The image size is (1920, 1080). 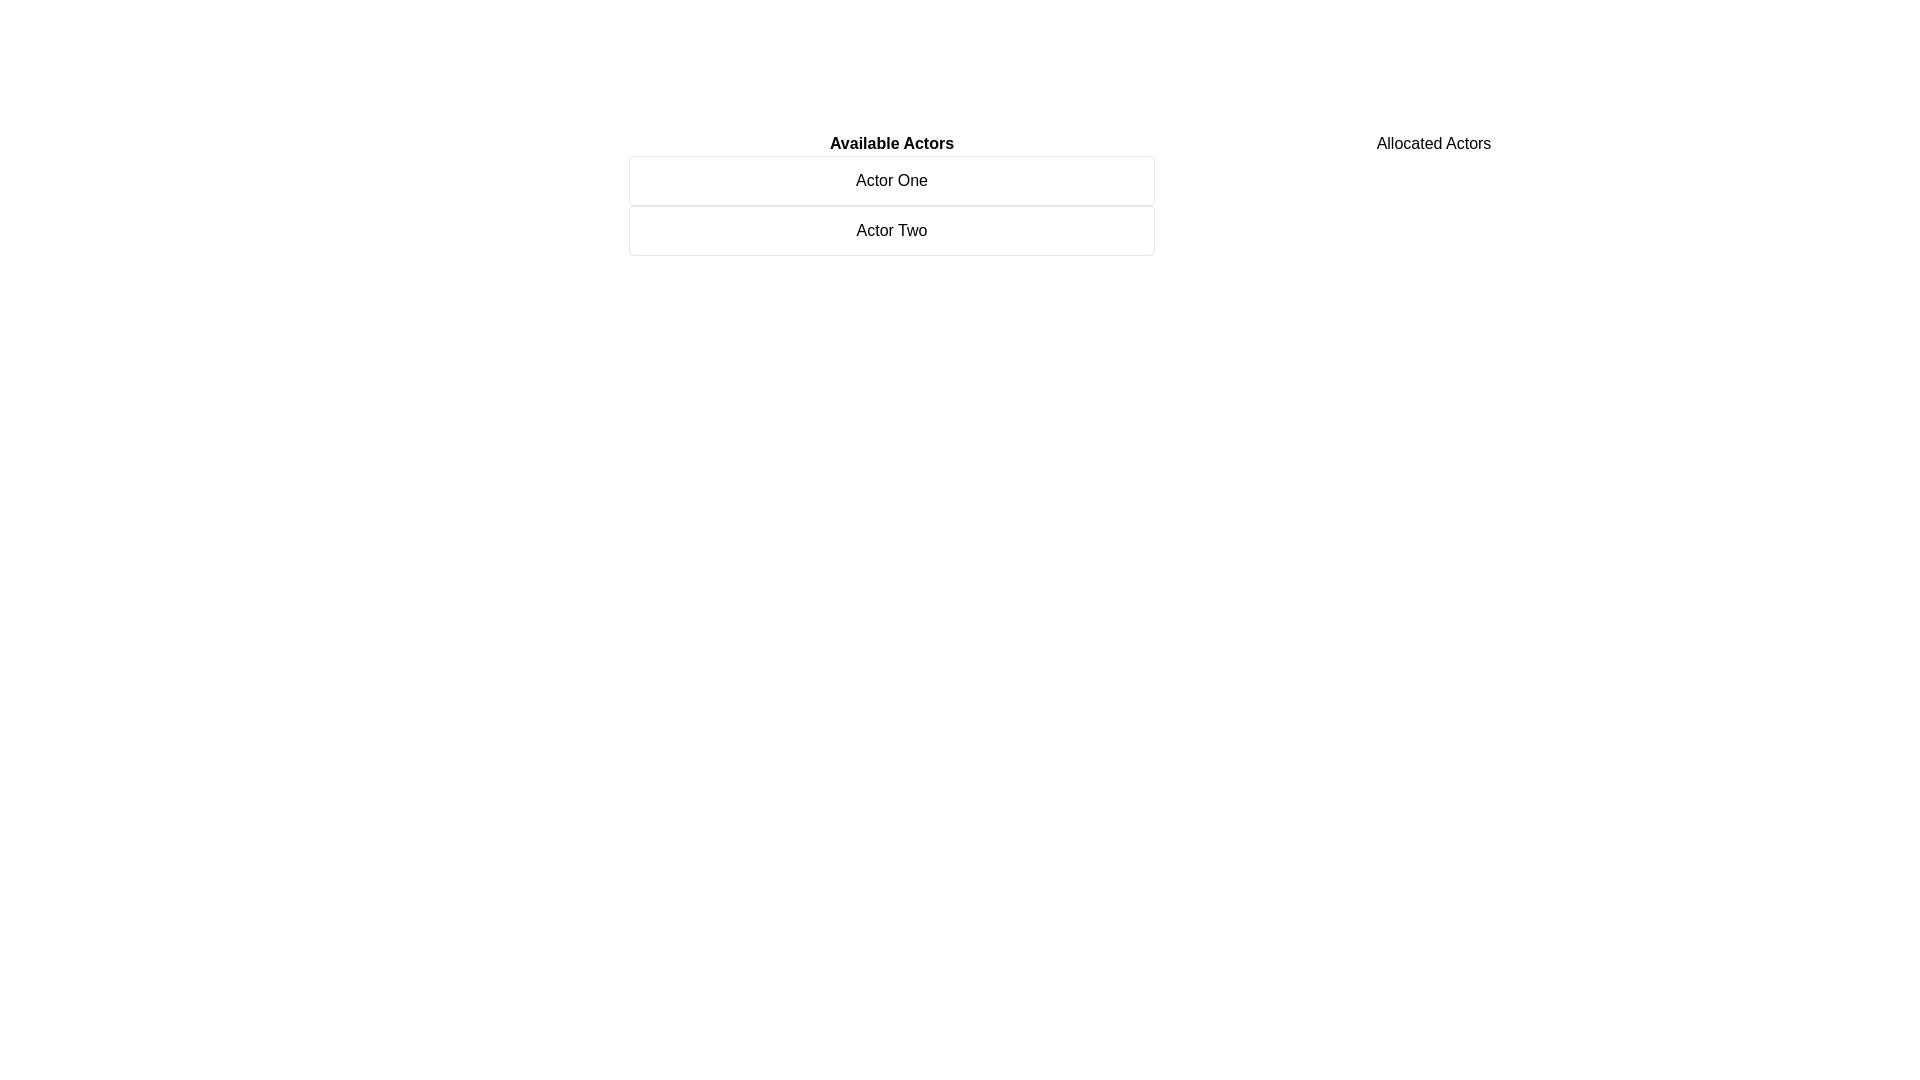 I want to click on the actor Actor One under 'Available Actors' to select them, so click(x=891, y=181).